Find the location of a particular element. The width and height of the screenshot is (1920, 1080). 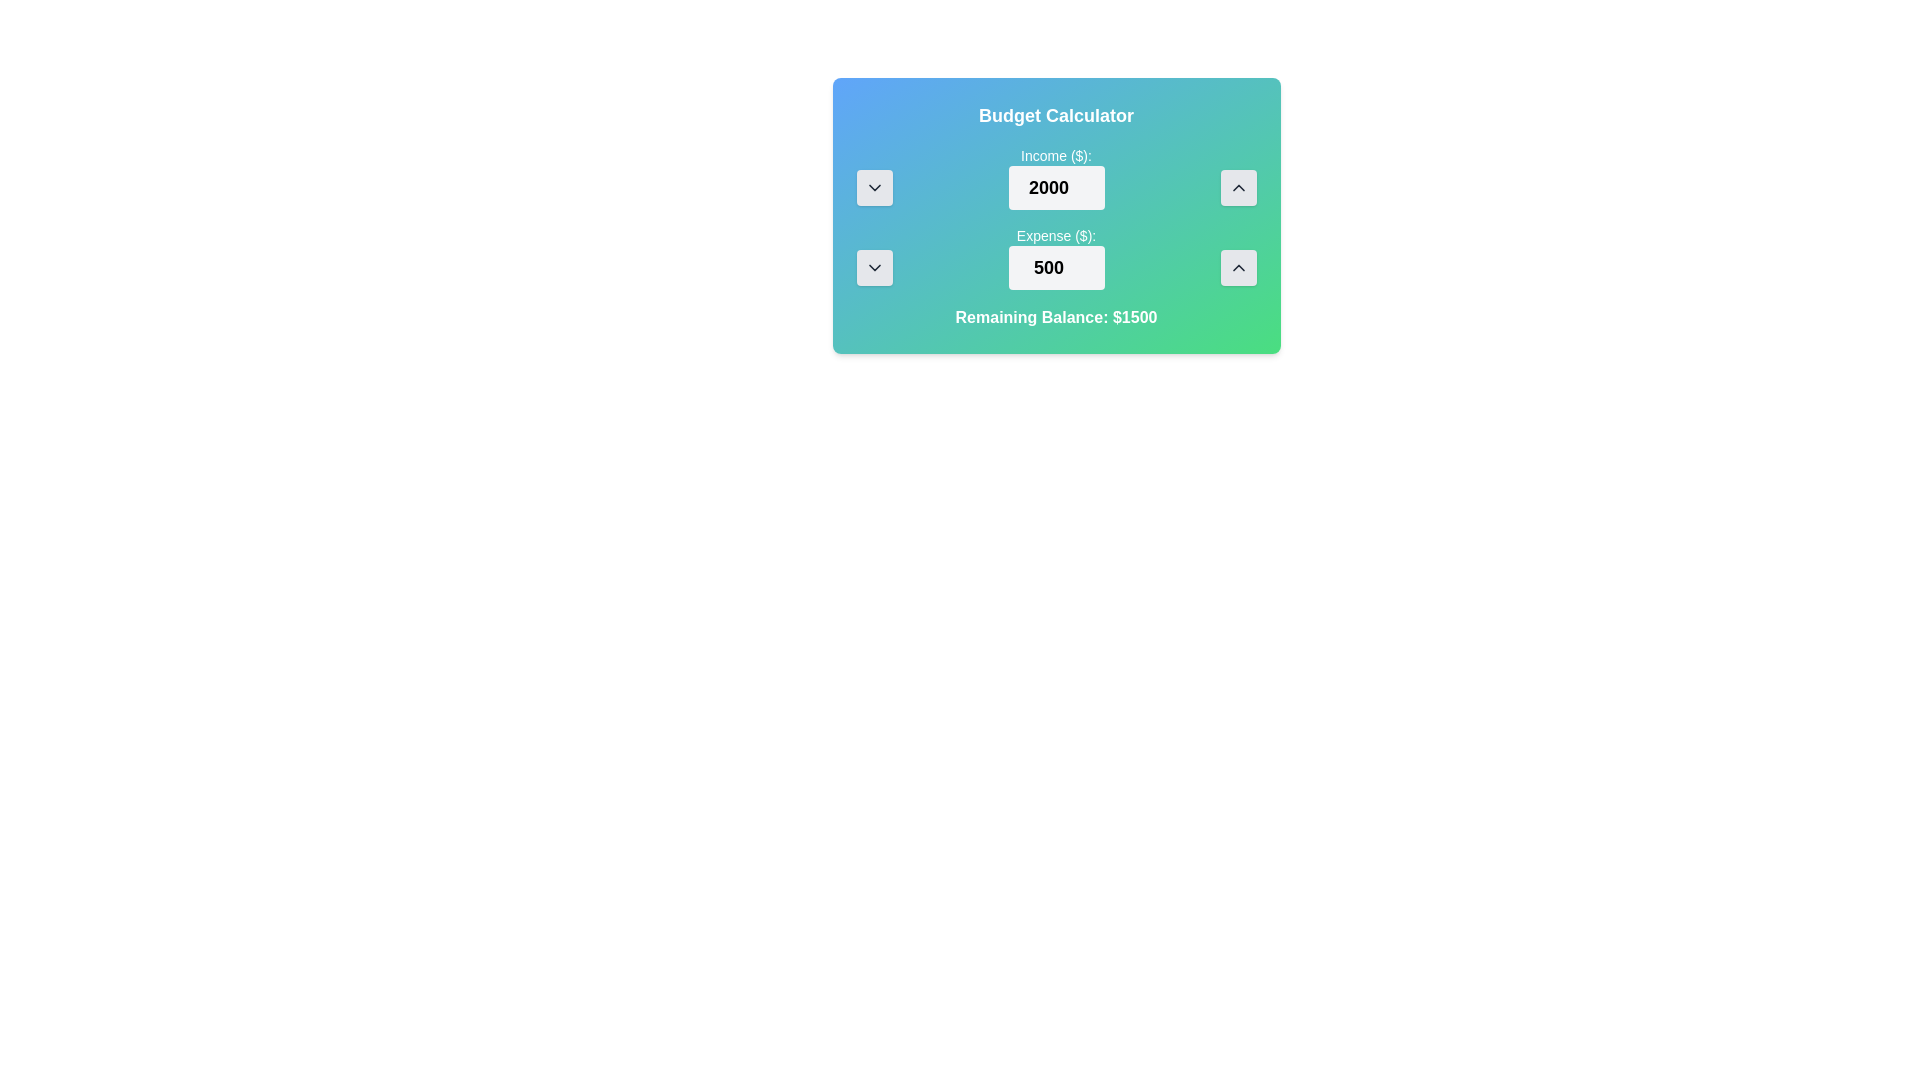

the upward triangle icon within the rectangular button located at the right side of the 'Expense ($)' field in the 'Budget Calculator' interface to increase the budget amount is located at coordinates (1237, 266).